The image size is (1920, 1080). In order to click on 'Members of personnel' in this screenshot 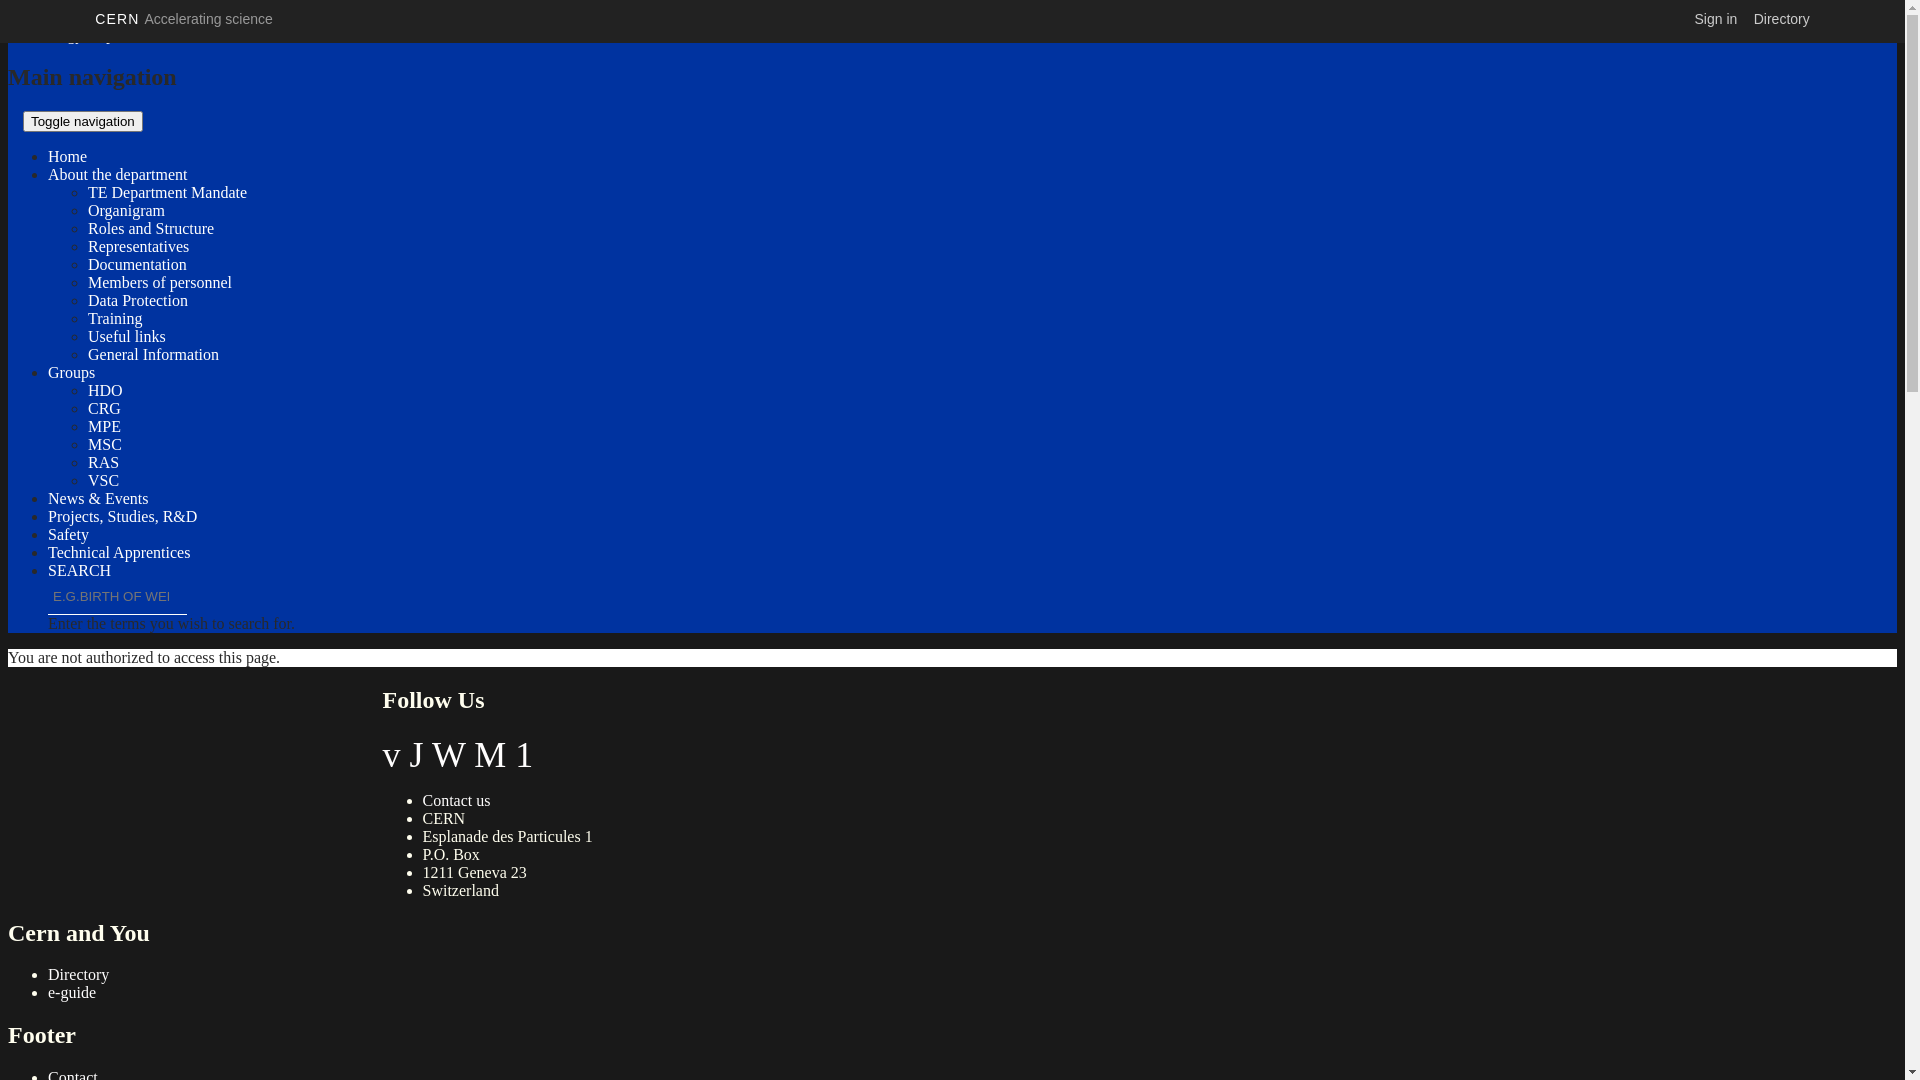, I will do `click(158, 282)`.